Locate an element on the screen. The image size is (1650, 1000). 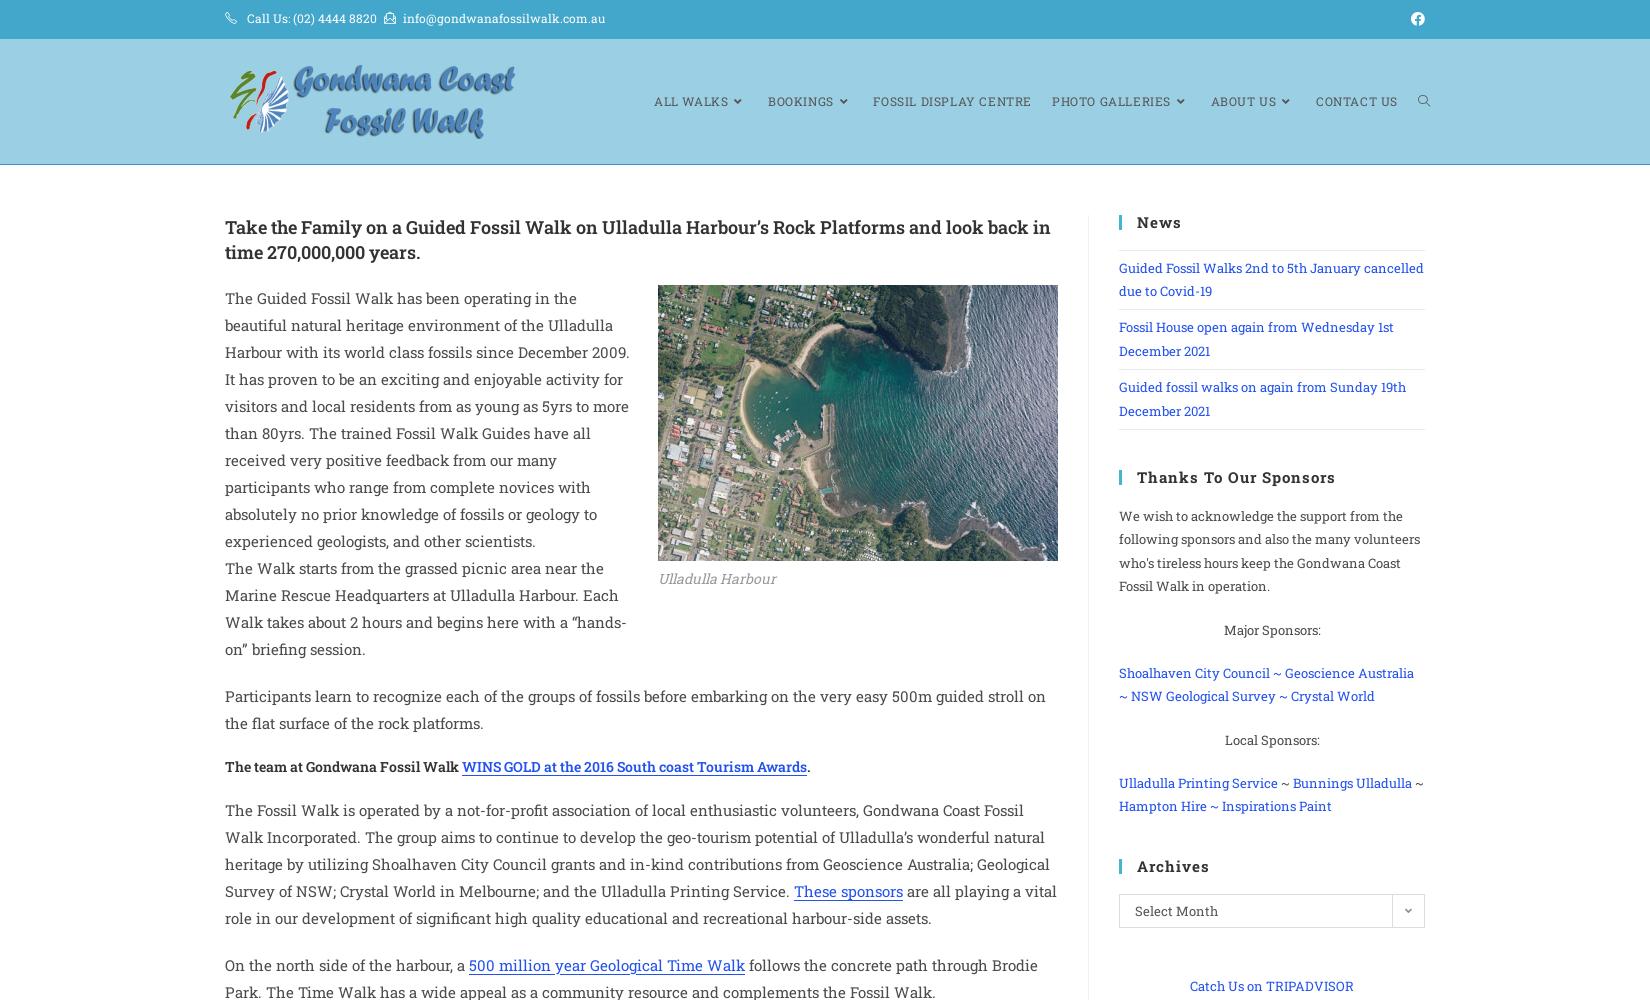
'Inspirations Paint' is located at coordinates (1275, 806).